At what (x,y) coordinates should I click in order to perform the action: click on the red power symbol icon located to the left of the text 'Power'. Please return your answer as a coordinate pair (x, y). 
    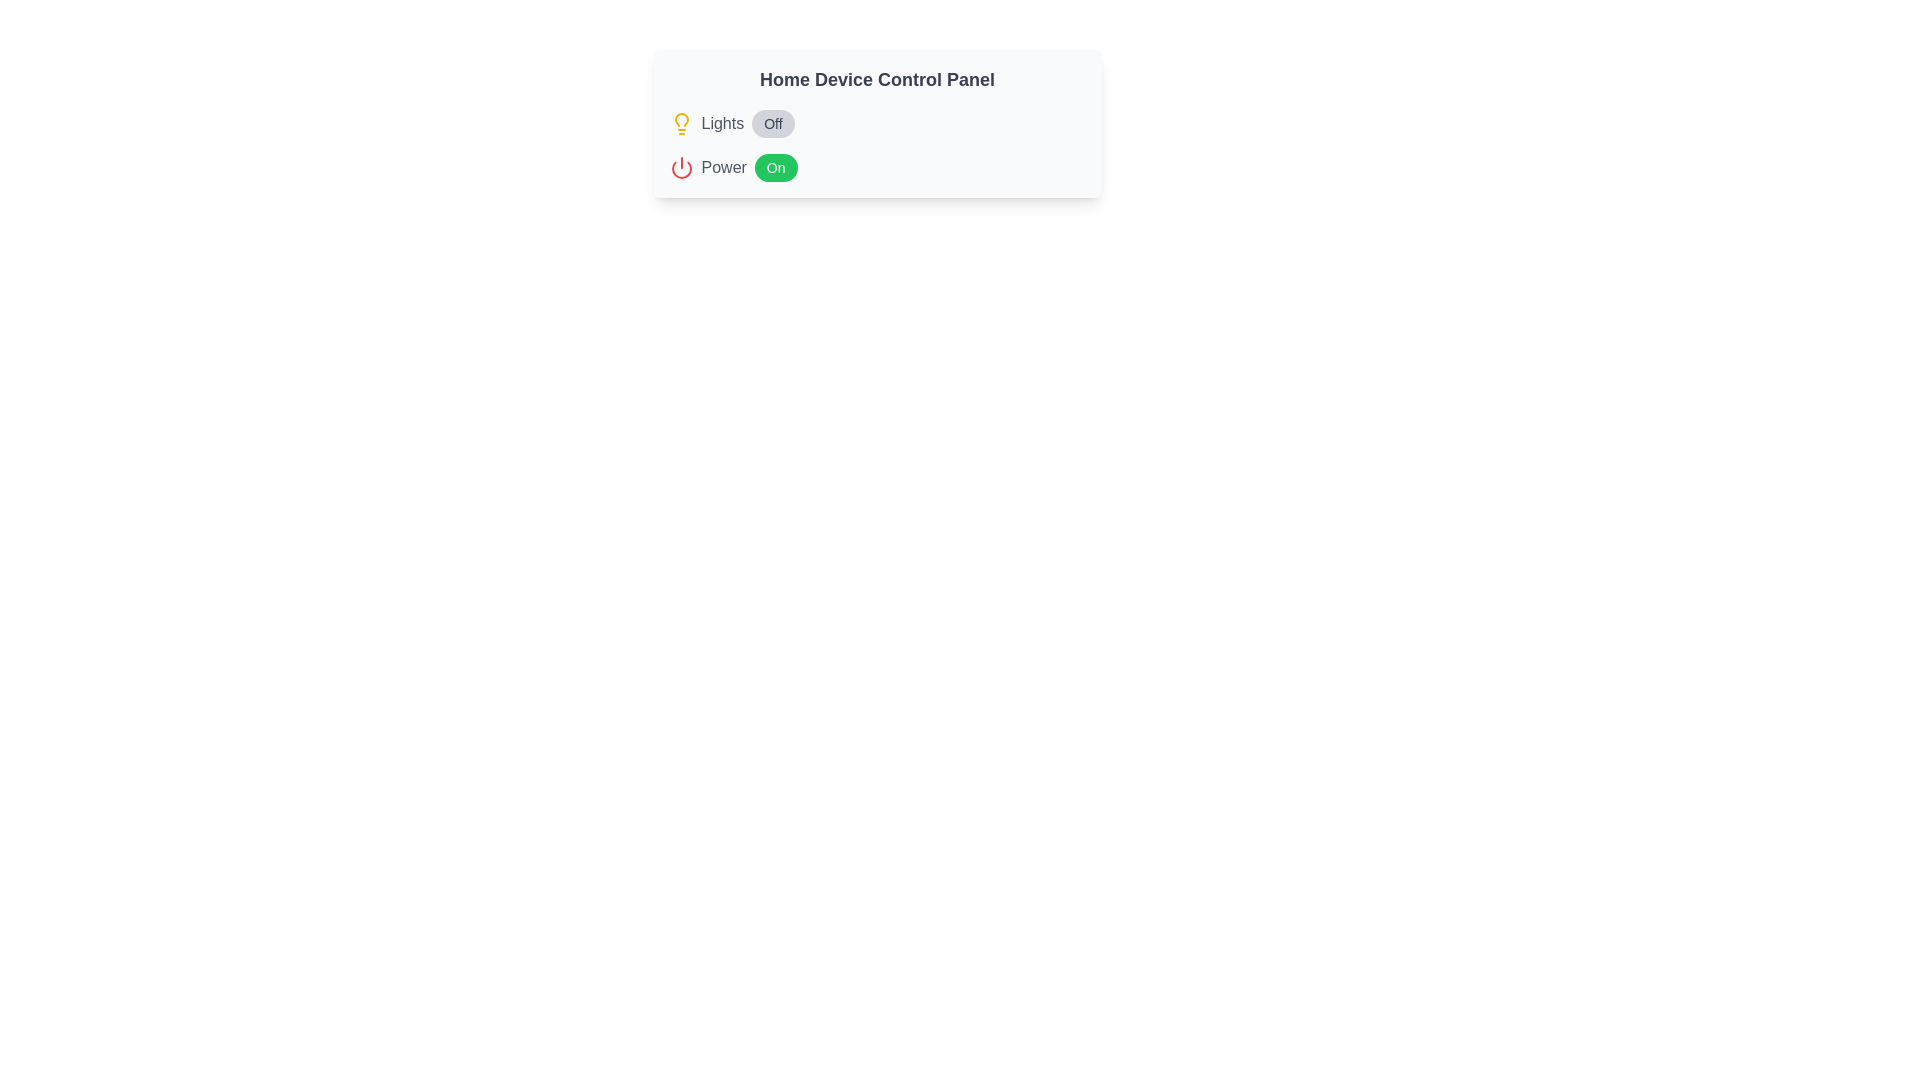
    Looking at the image, I should click on (681, 167).